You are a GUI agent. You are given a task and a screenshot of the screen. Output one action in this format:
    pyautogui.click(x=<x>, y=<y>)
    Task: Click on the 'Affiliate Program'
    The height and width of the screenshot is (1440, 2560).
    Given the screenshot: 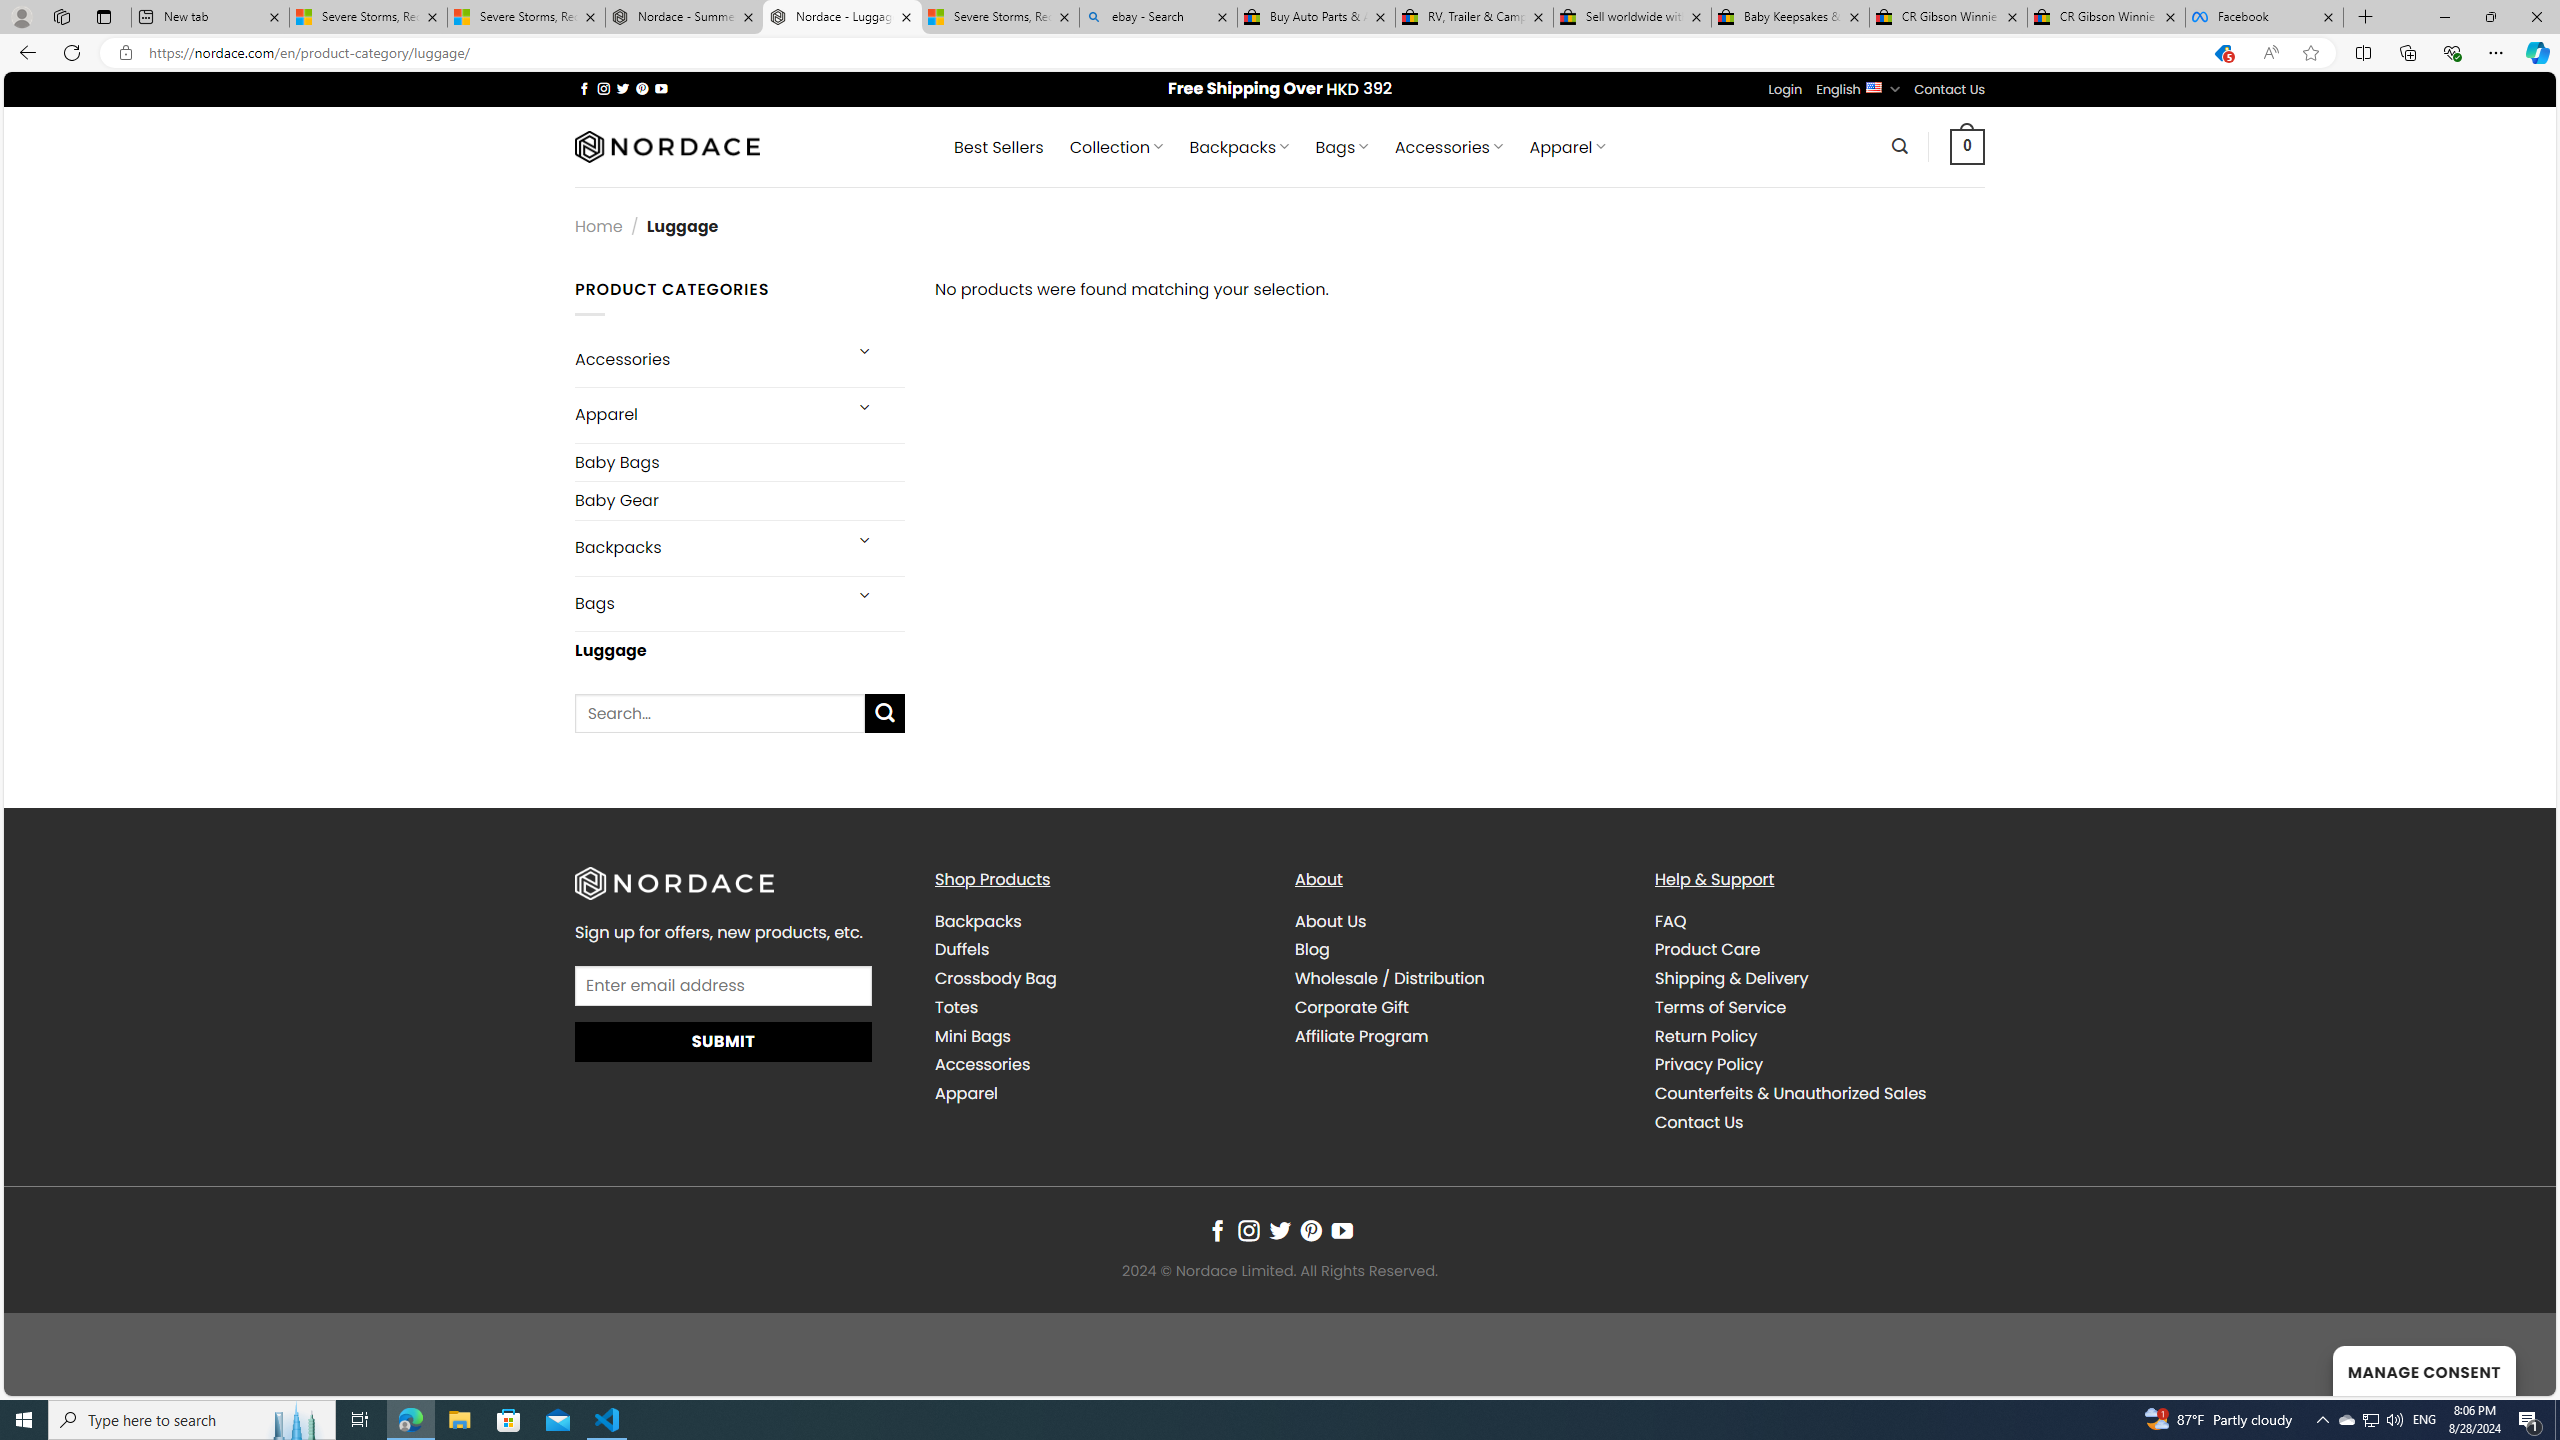 What is the action you would take?
    pyautogui.click(x=1459, y=1035)
    